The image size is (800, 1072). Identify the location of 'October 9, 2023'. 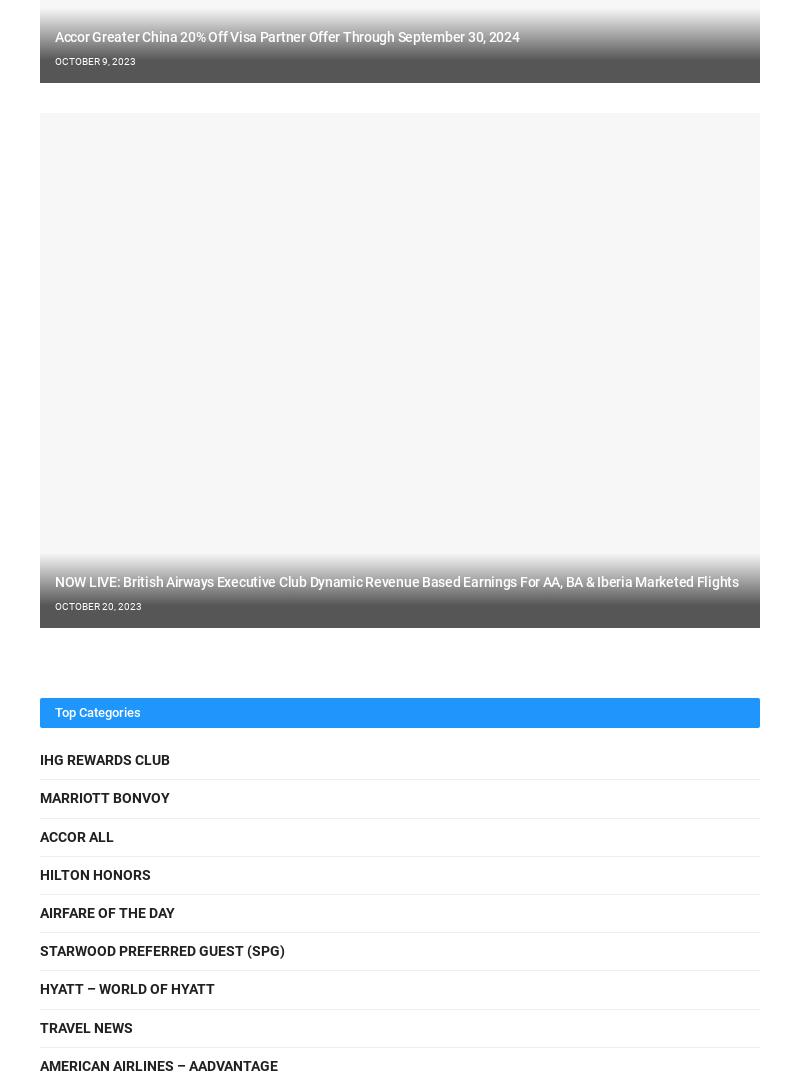
(95, 60).